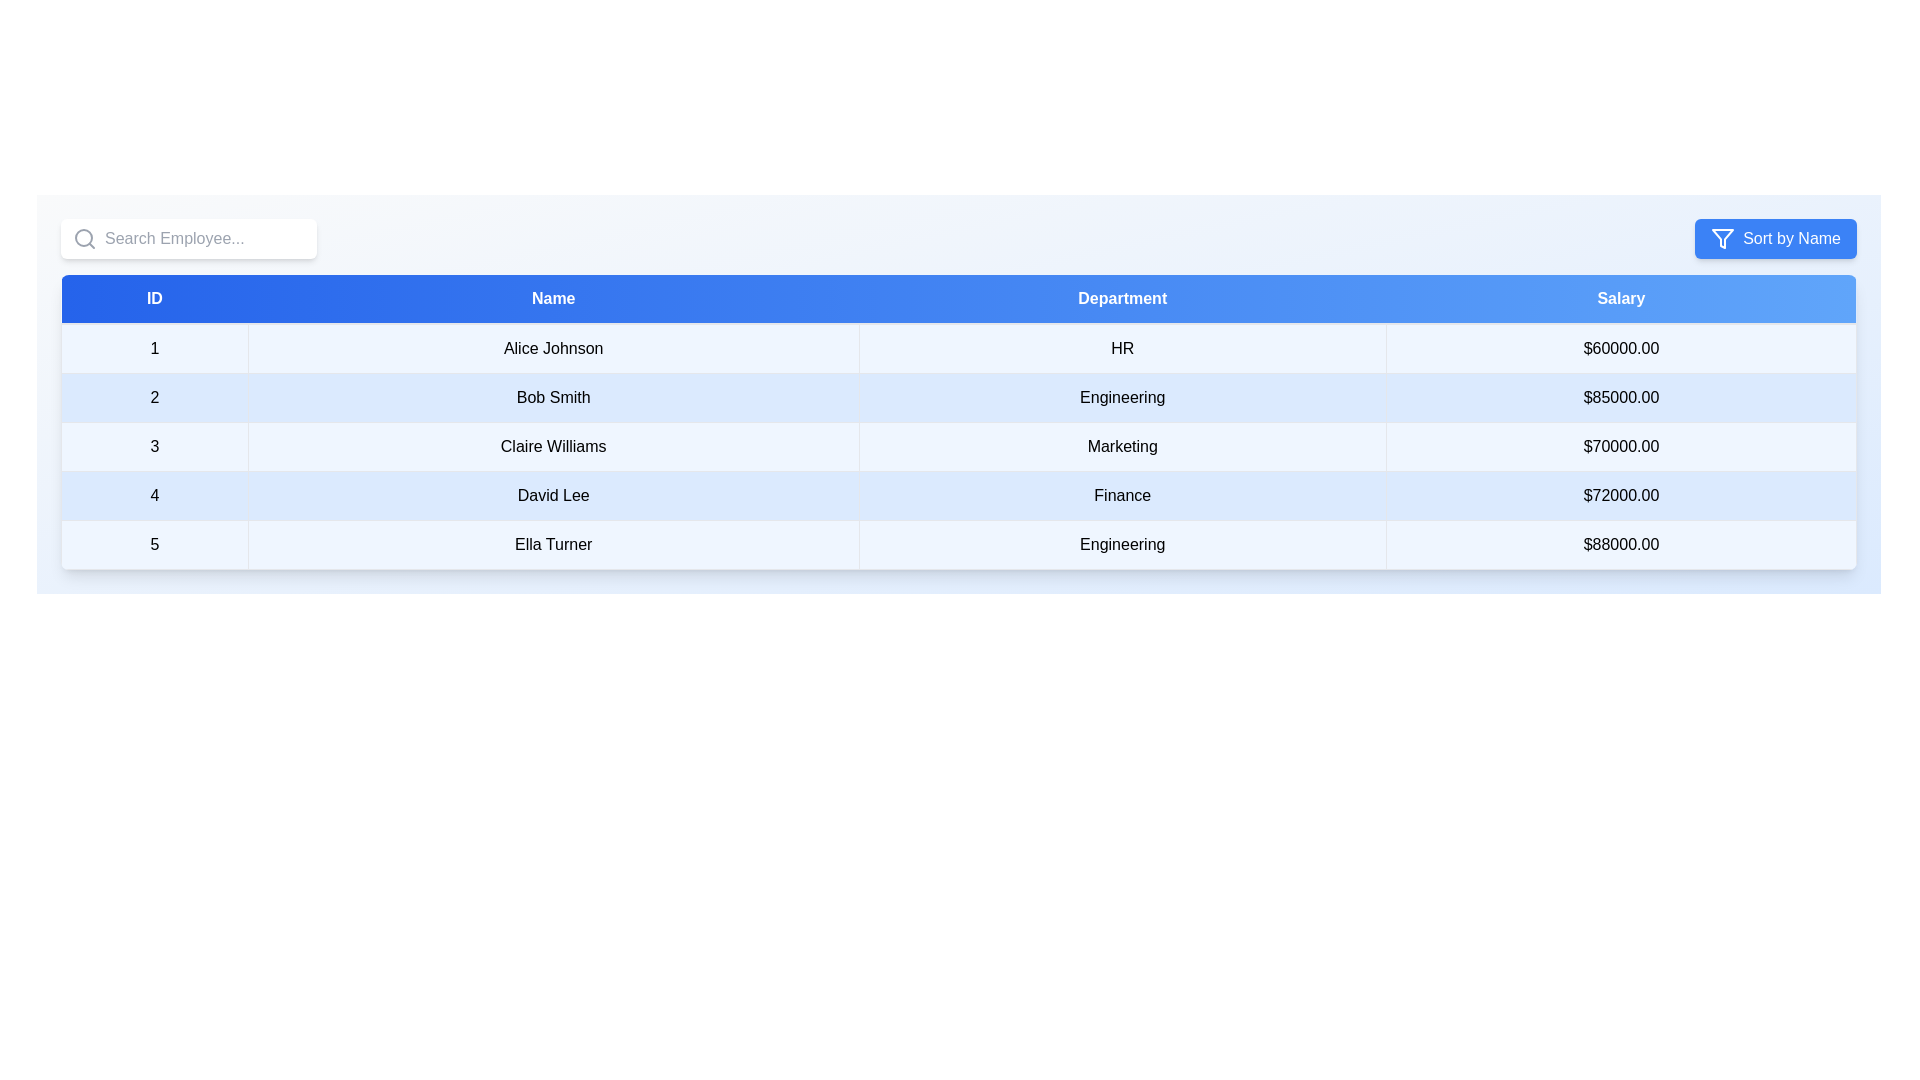 This screenshot has width=1920, height=1080. What do you see at coordinates (1722, 238) in the screenshot?
I see `the funnel icon located to the left of the 'Sort by Name' label within a button at the top right of the interface above the salary column` at bounding box center [1722, 238].